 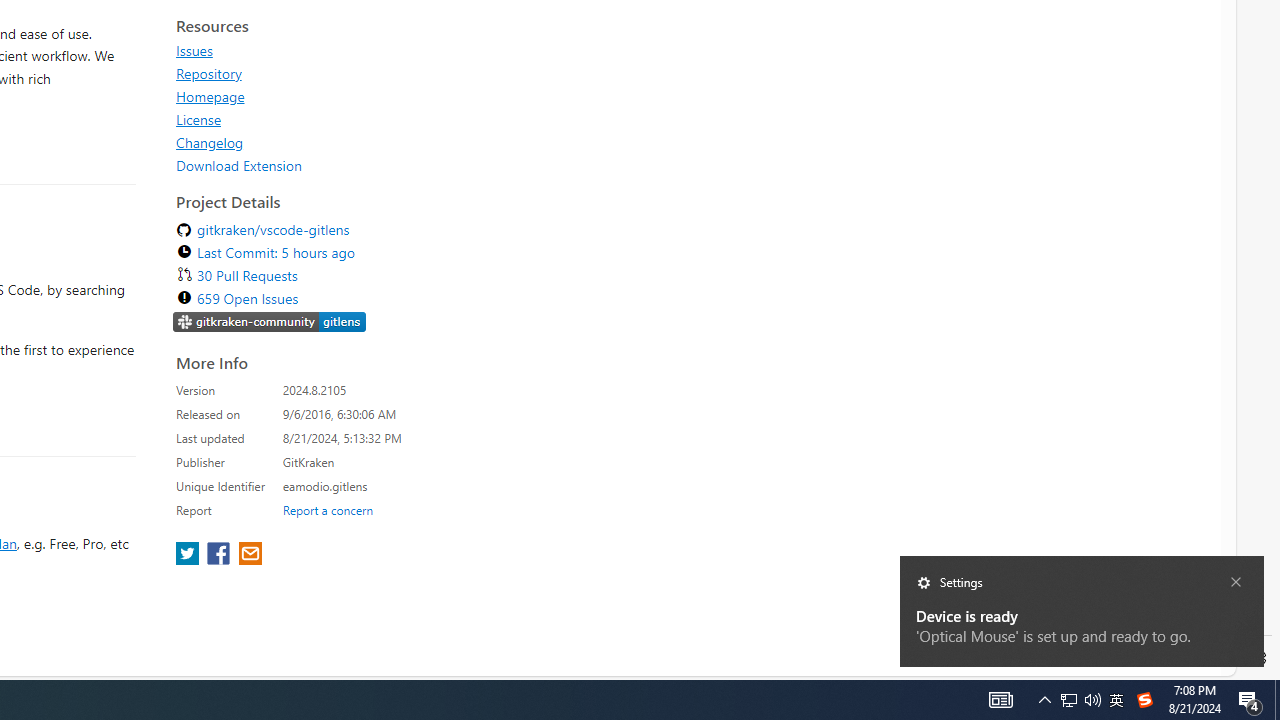 What do you see at coordinates (210, 141) in the screenshot?
I see `'Changelog'` at bounding box center [210, 141].